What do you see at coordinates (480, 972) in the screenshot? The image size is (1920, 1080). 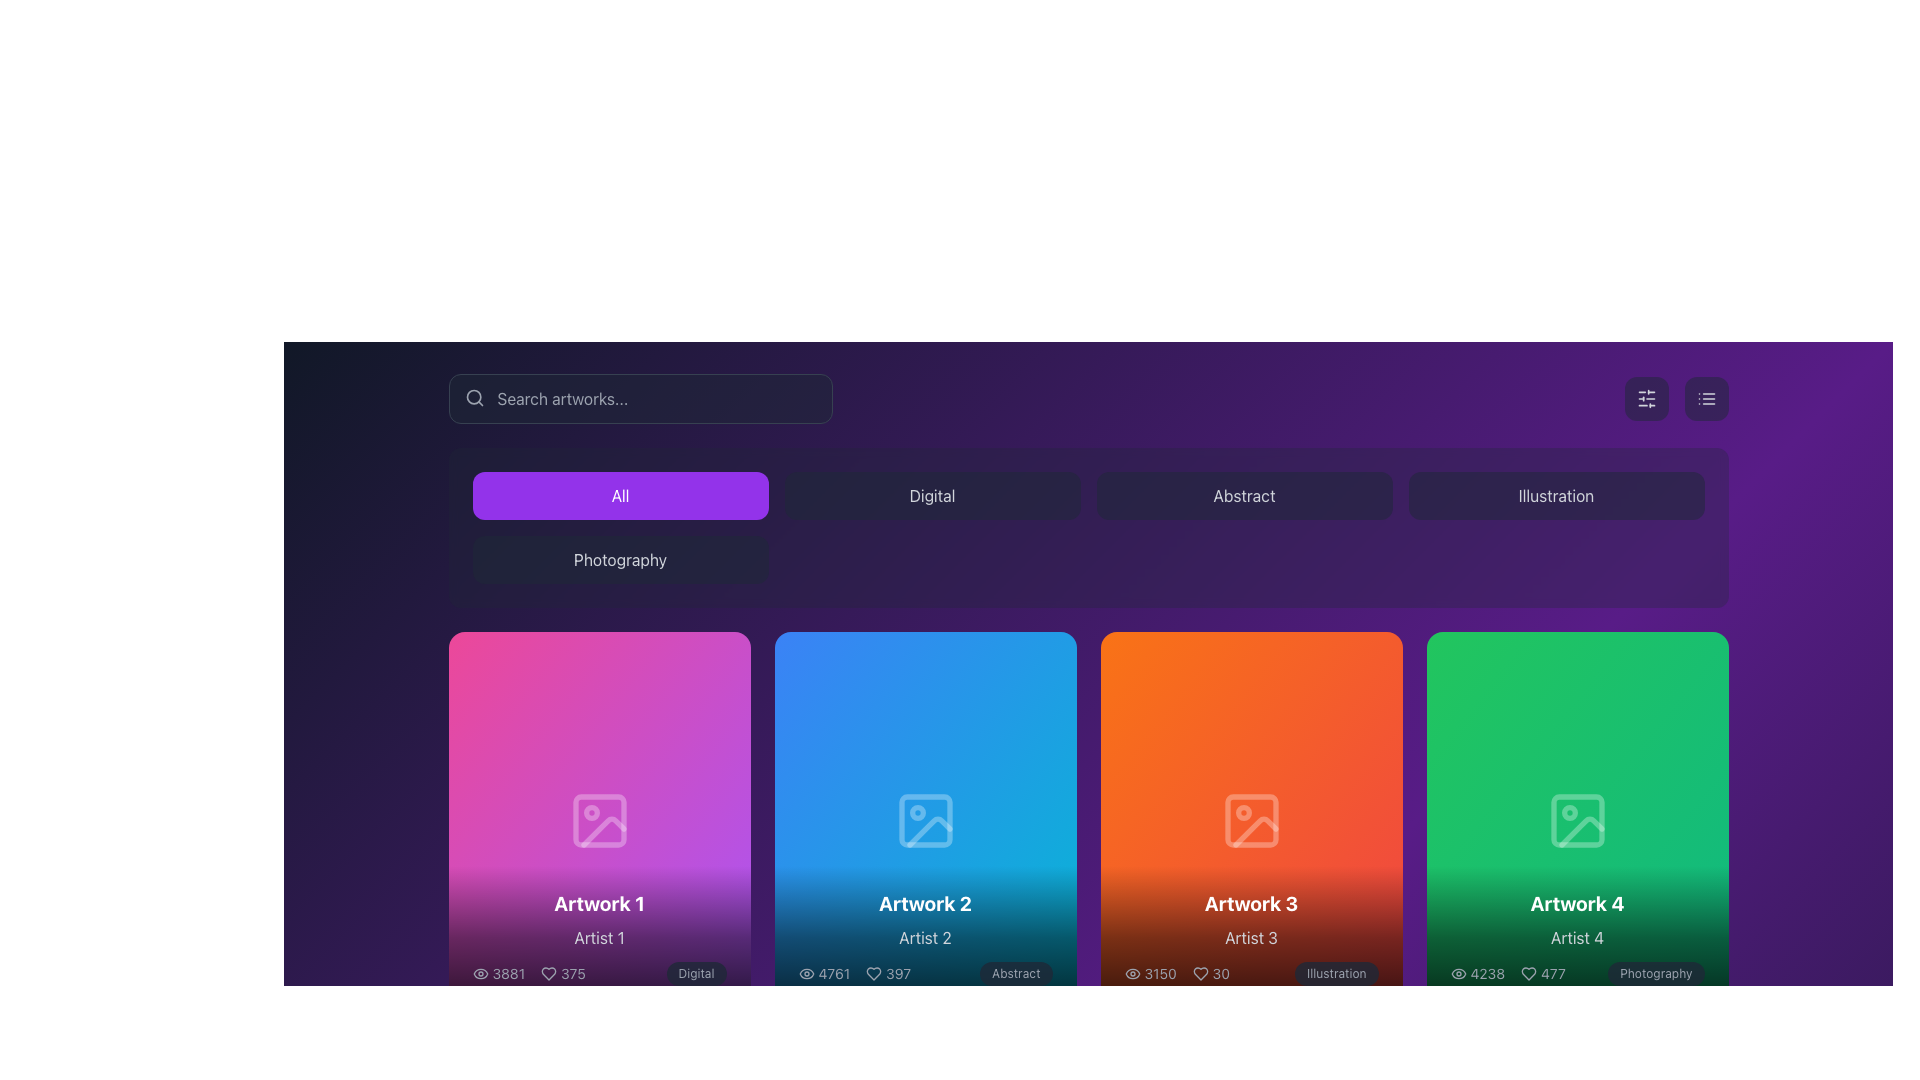 I see `the eye-shaped icon with a line-art outline located to the left of the text '3881', which represents a view count for the artwork information` at bounding box center [480, 972].